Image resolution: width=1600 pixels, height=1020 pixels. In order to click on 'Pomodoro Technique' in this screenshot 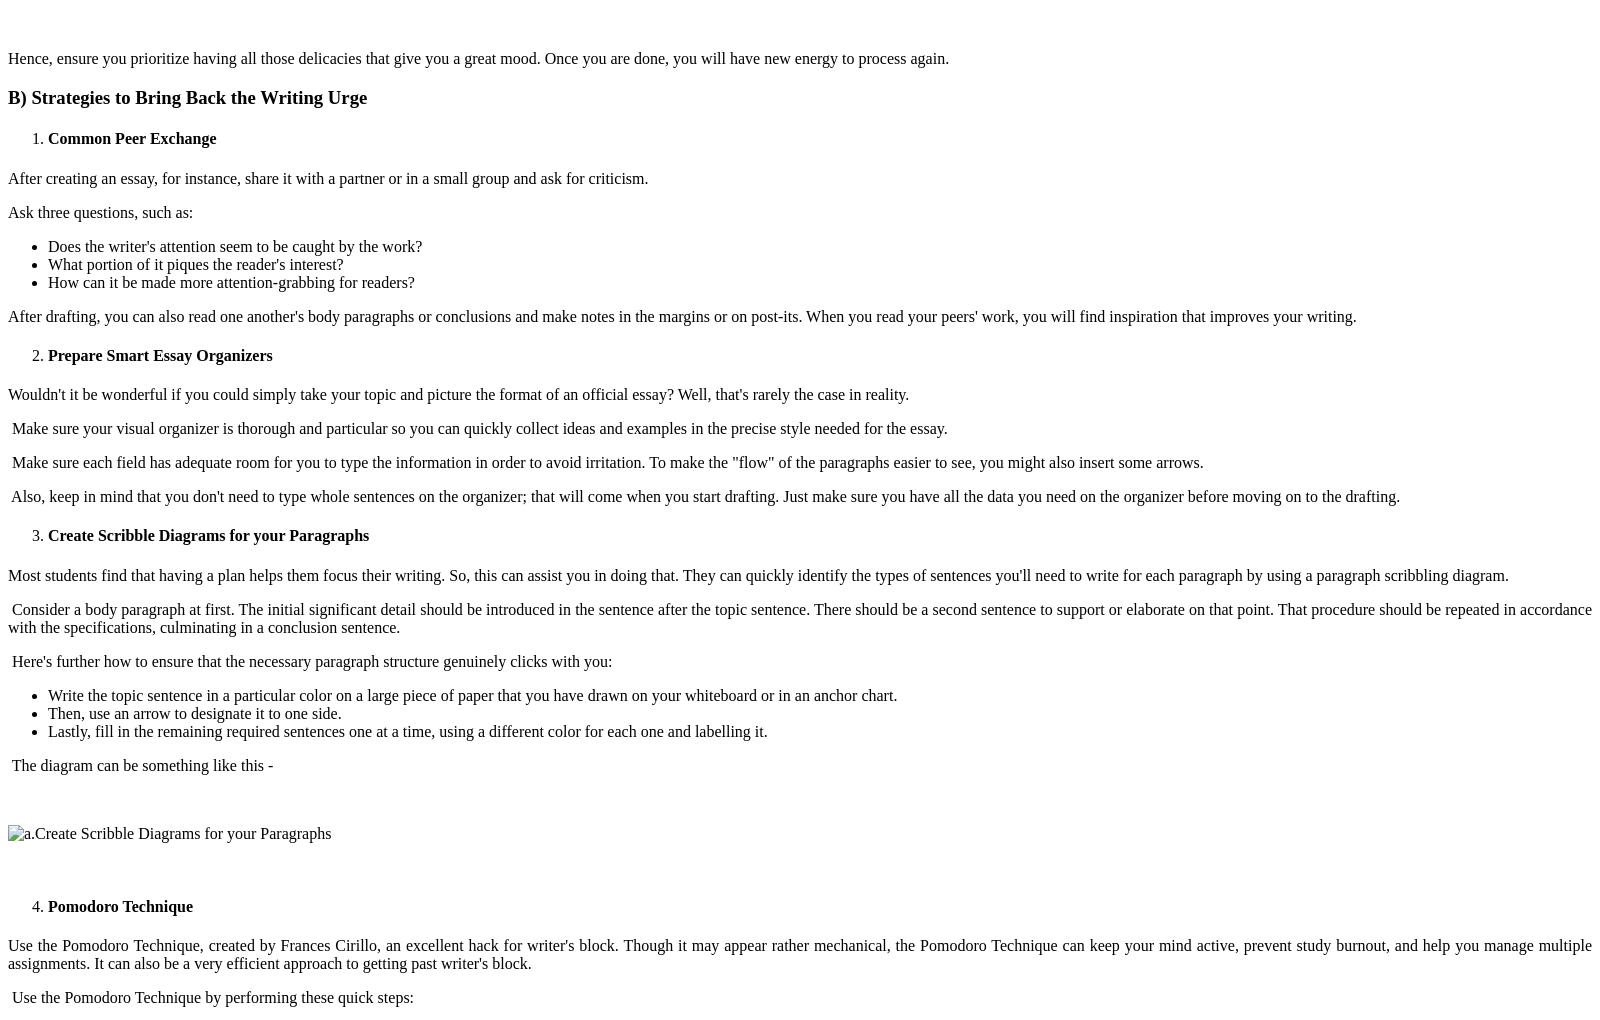, I will do `click(47, 905)`.